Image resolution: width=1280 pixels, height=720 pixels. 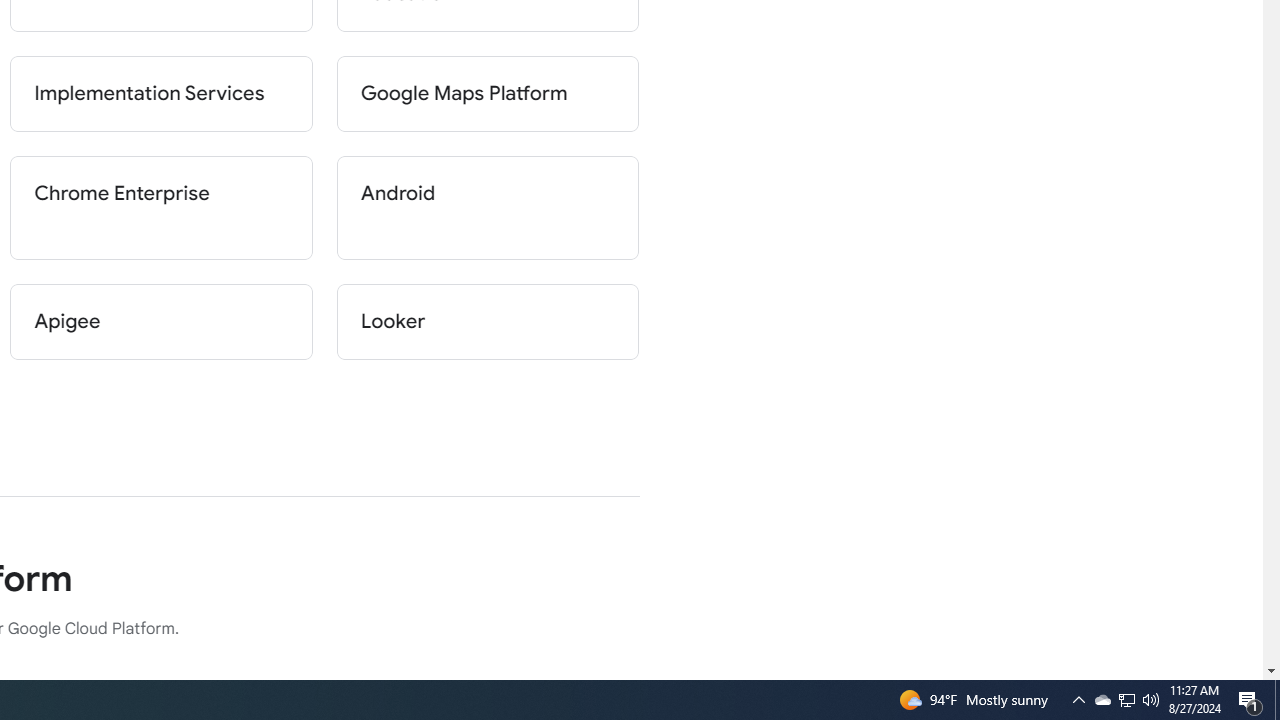 What do you see at coordinates (161, 208) in the screenshot?
I see `'Chrome Enterprise'` at bounding box center [161, 208].